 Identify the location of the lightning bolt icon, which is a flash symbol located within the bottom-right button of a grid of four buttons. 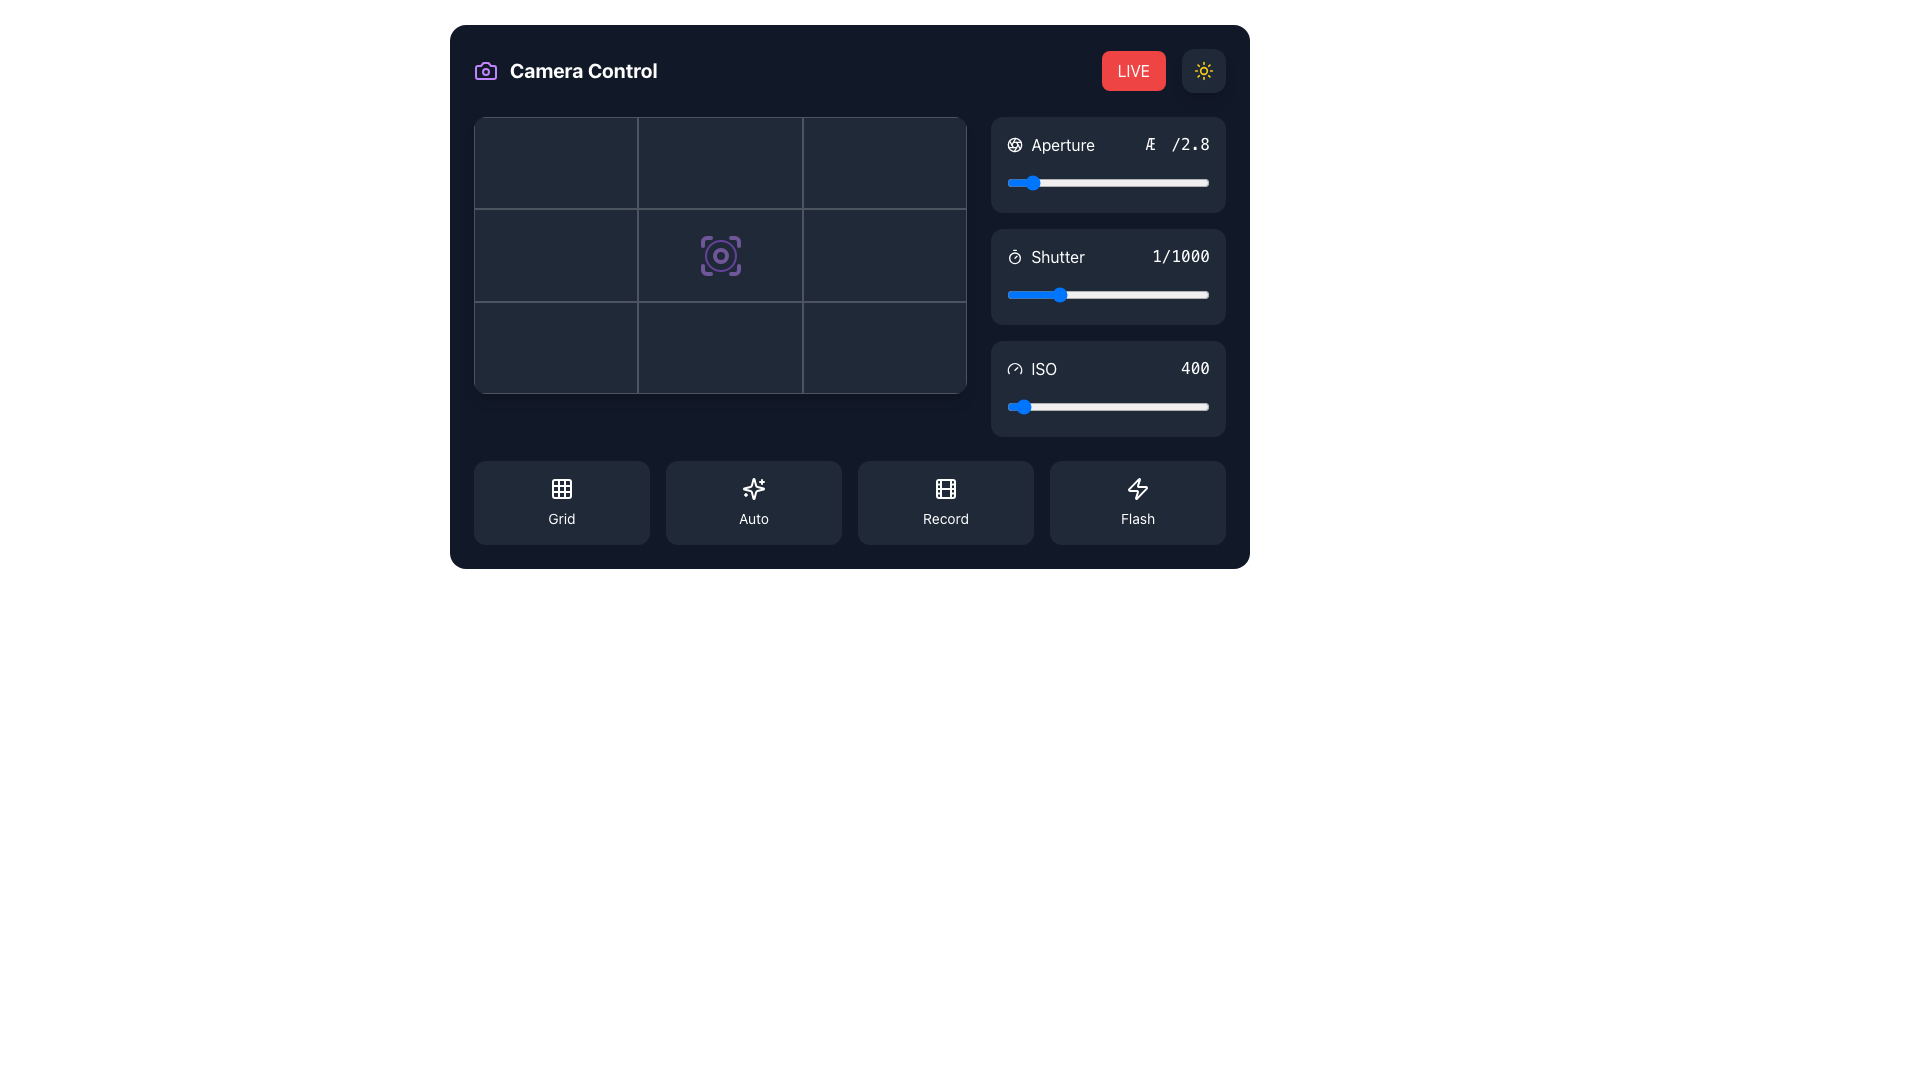
(1137, 489).